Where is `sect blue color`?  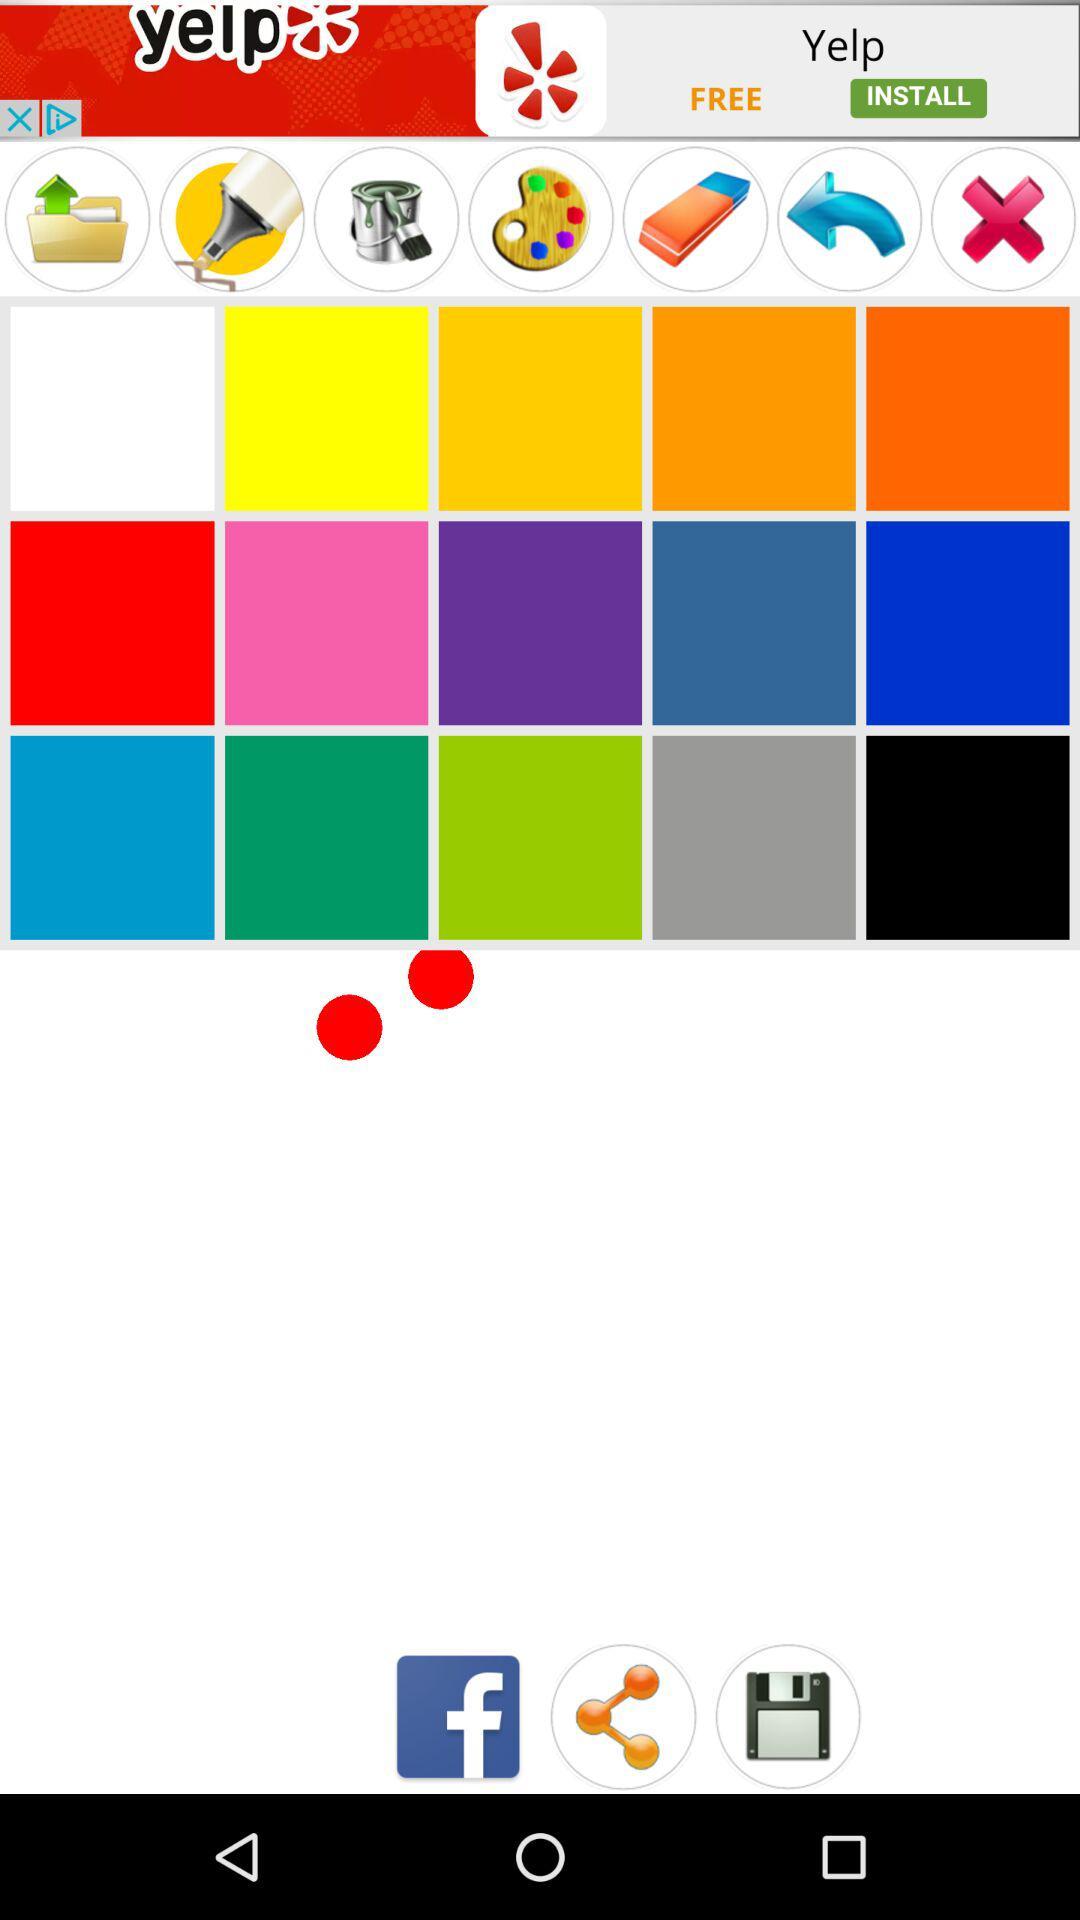 sect blue color is located at coordinates (966, 622).